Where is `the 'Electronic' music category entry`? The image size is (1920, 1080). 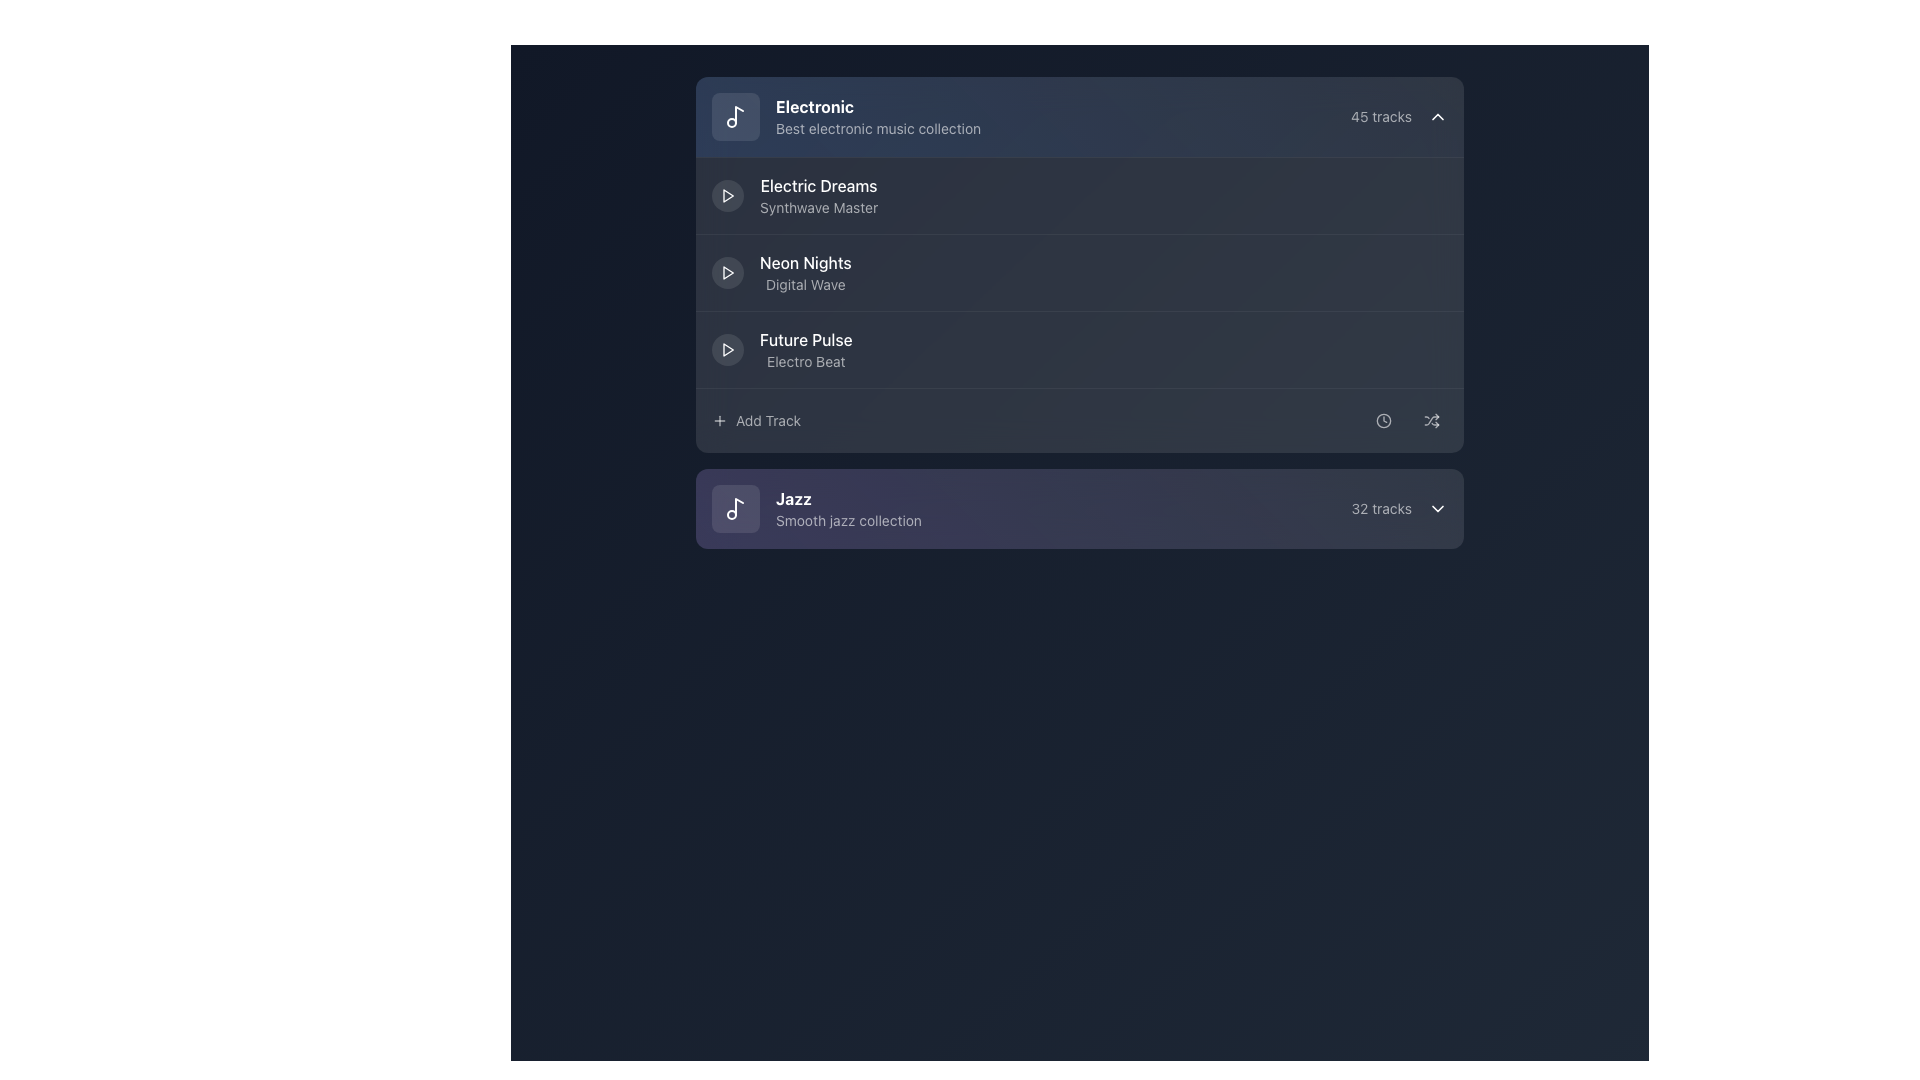
the 'Electronic' music category entry is located at coordinates (846, 116).